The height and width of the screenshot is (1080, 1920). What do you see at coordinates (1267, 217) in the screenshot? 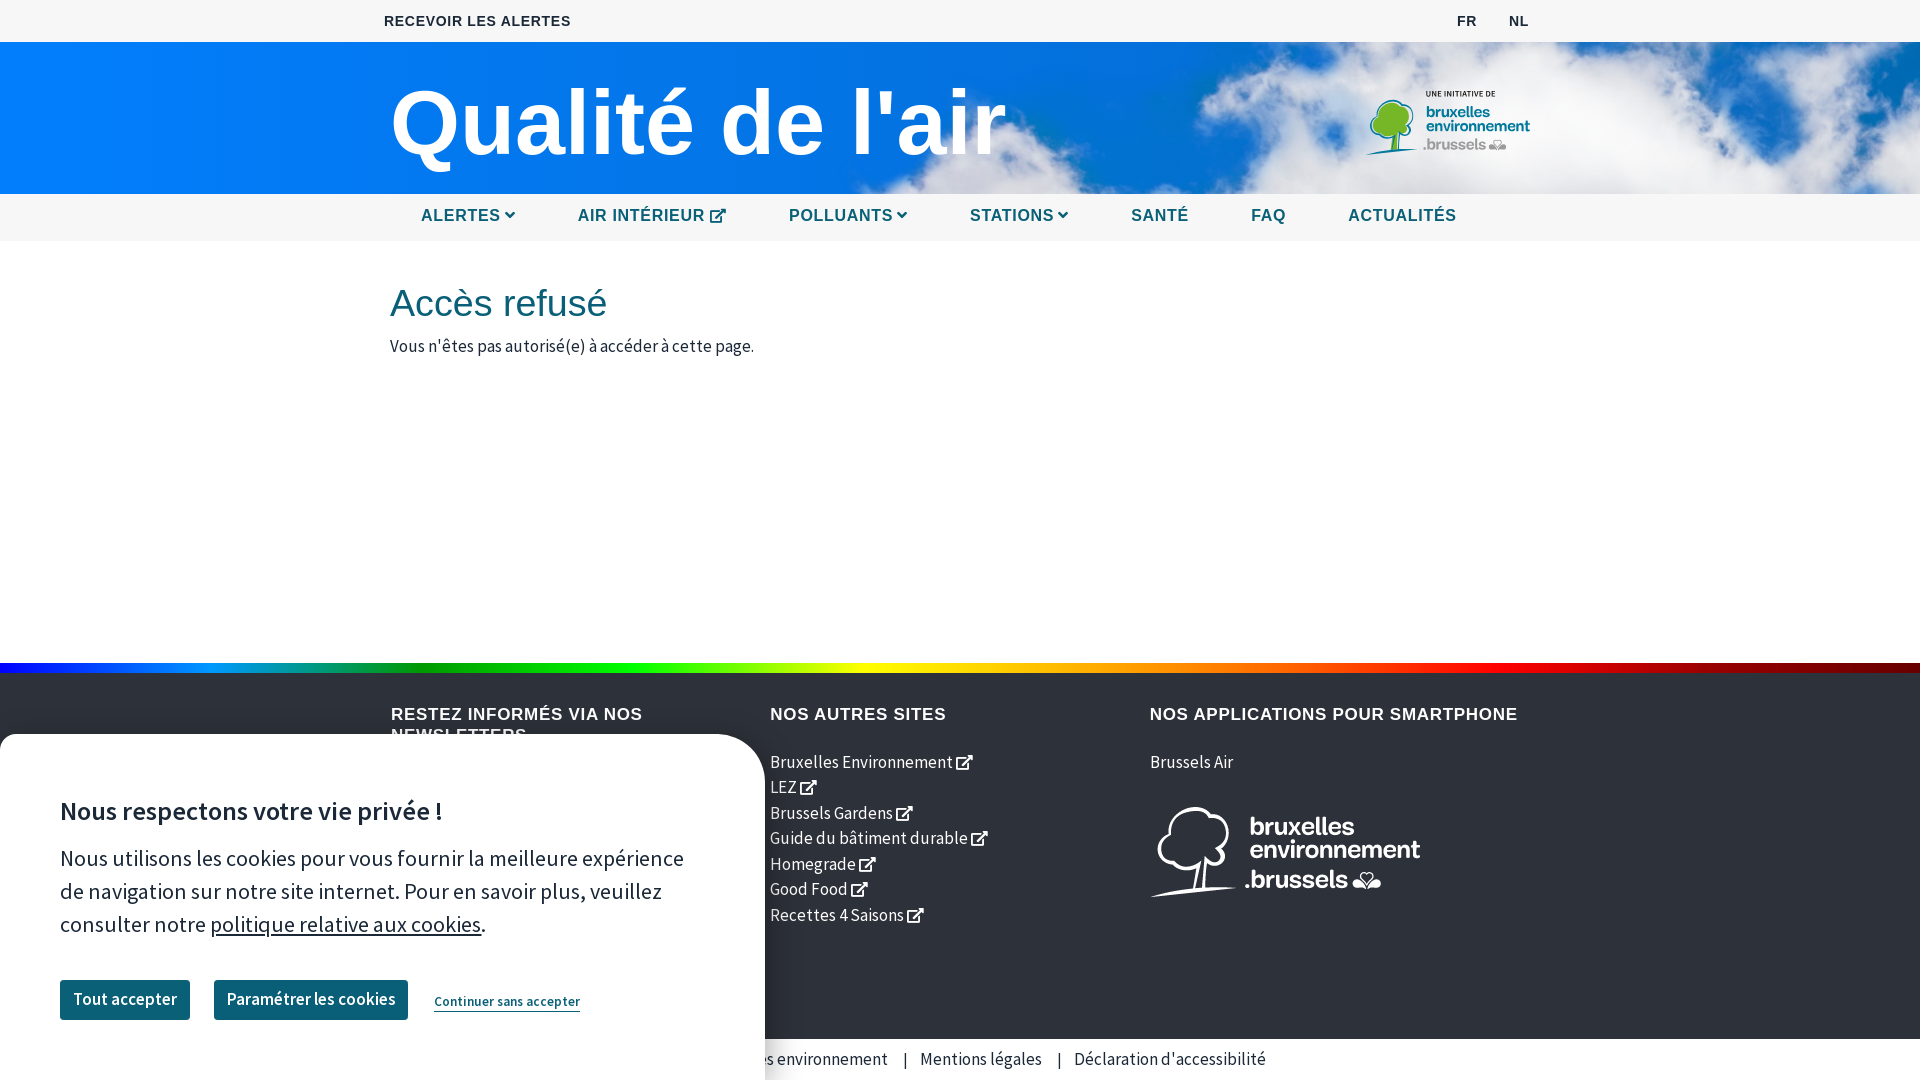
I see `'FAQ'` at bounding box center [1267, 217].